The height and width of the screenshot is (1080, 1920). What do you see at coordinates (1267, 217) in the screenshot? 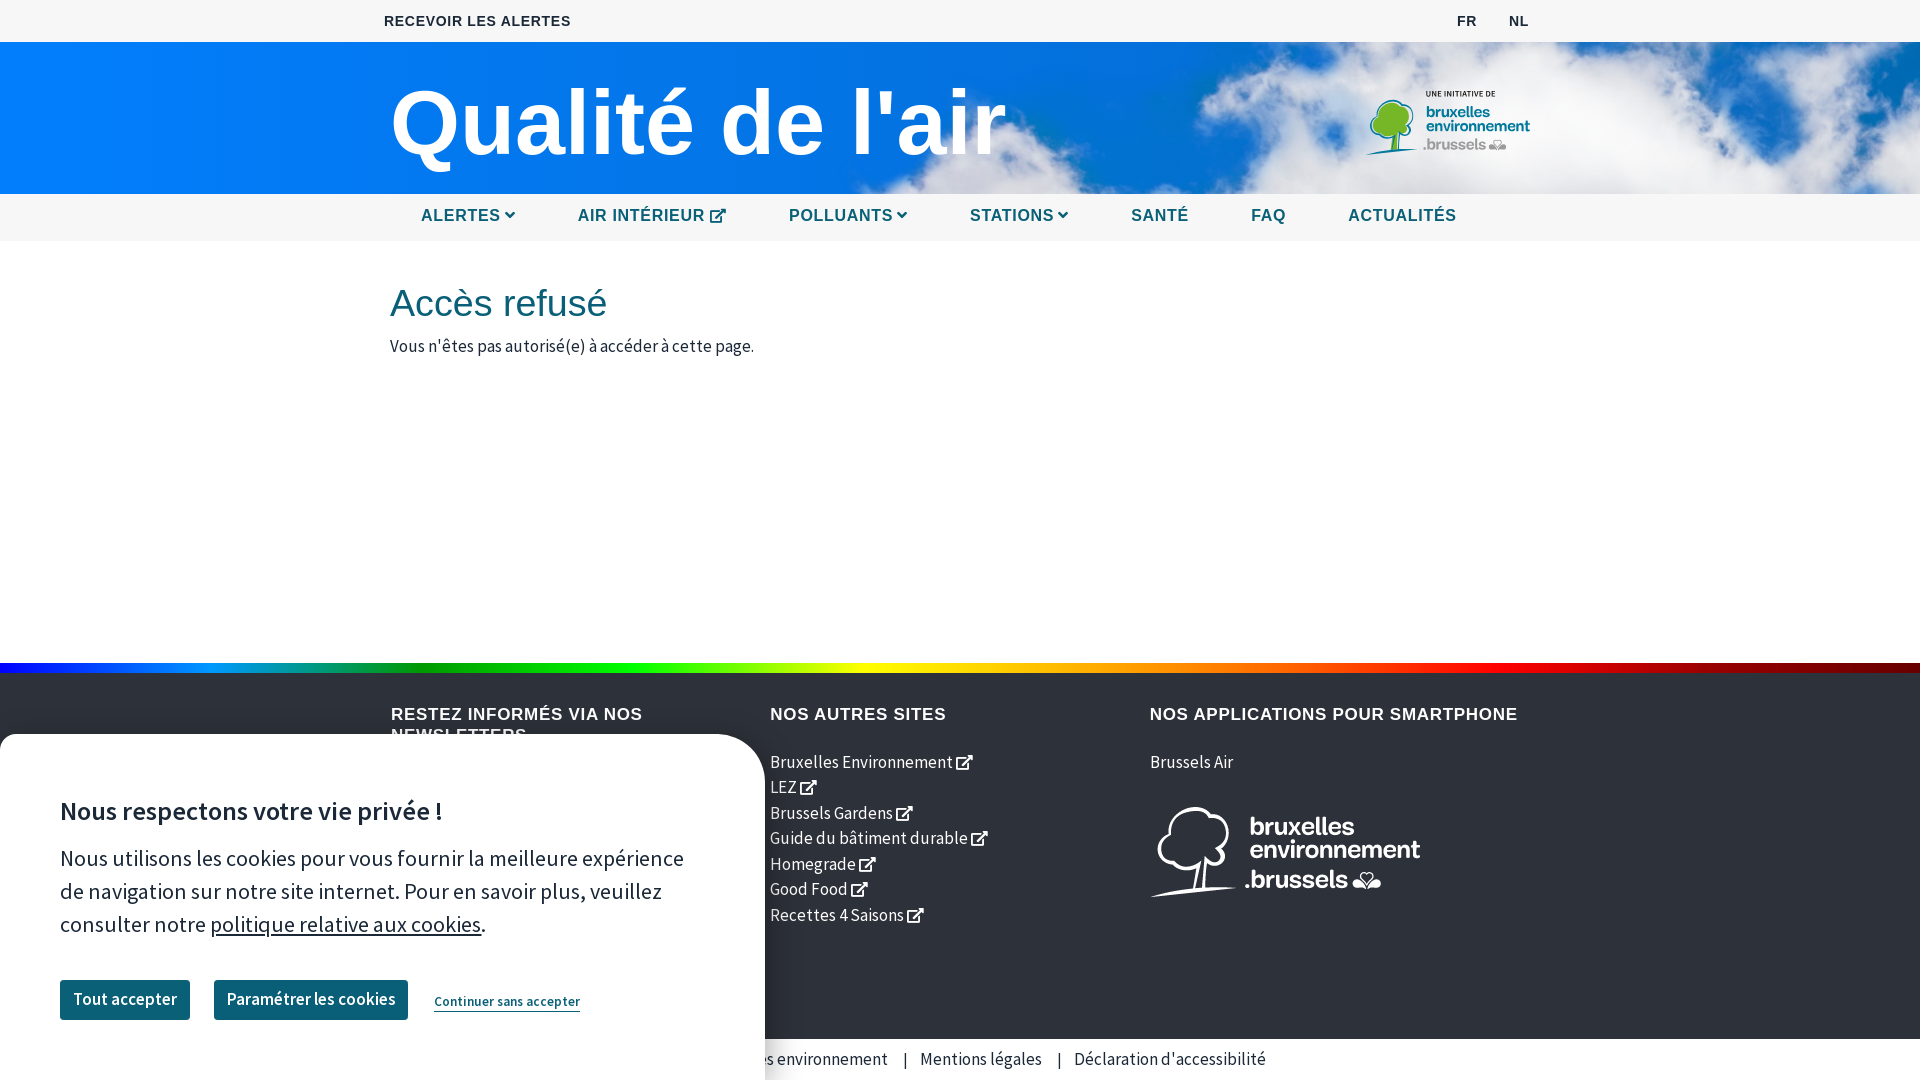
I see `'FAQ'` at bounding box center [1267, 217].